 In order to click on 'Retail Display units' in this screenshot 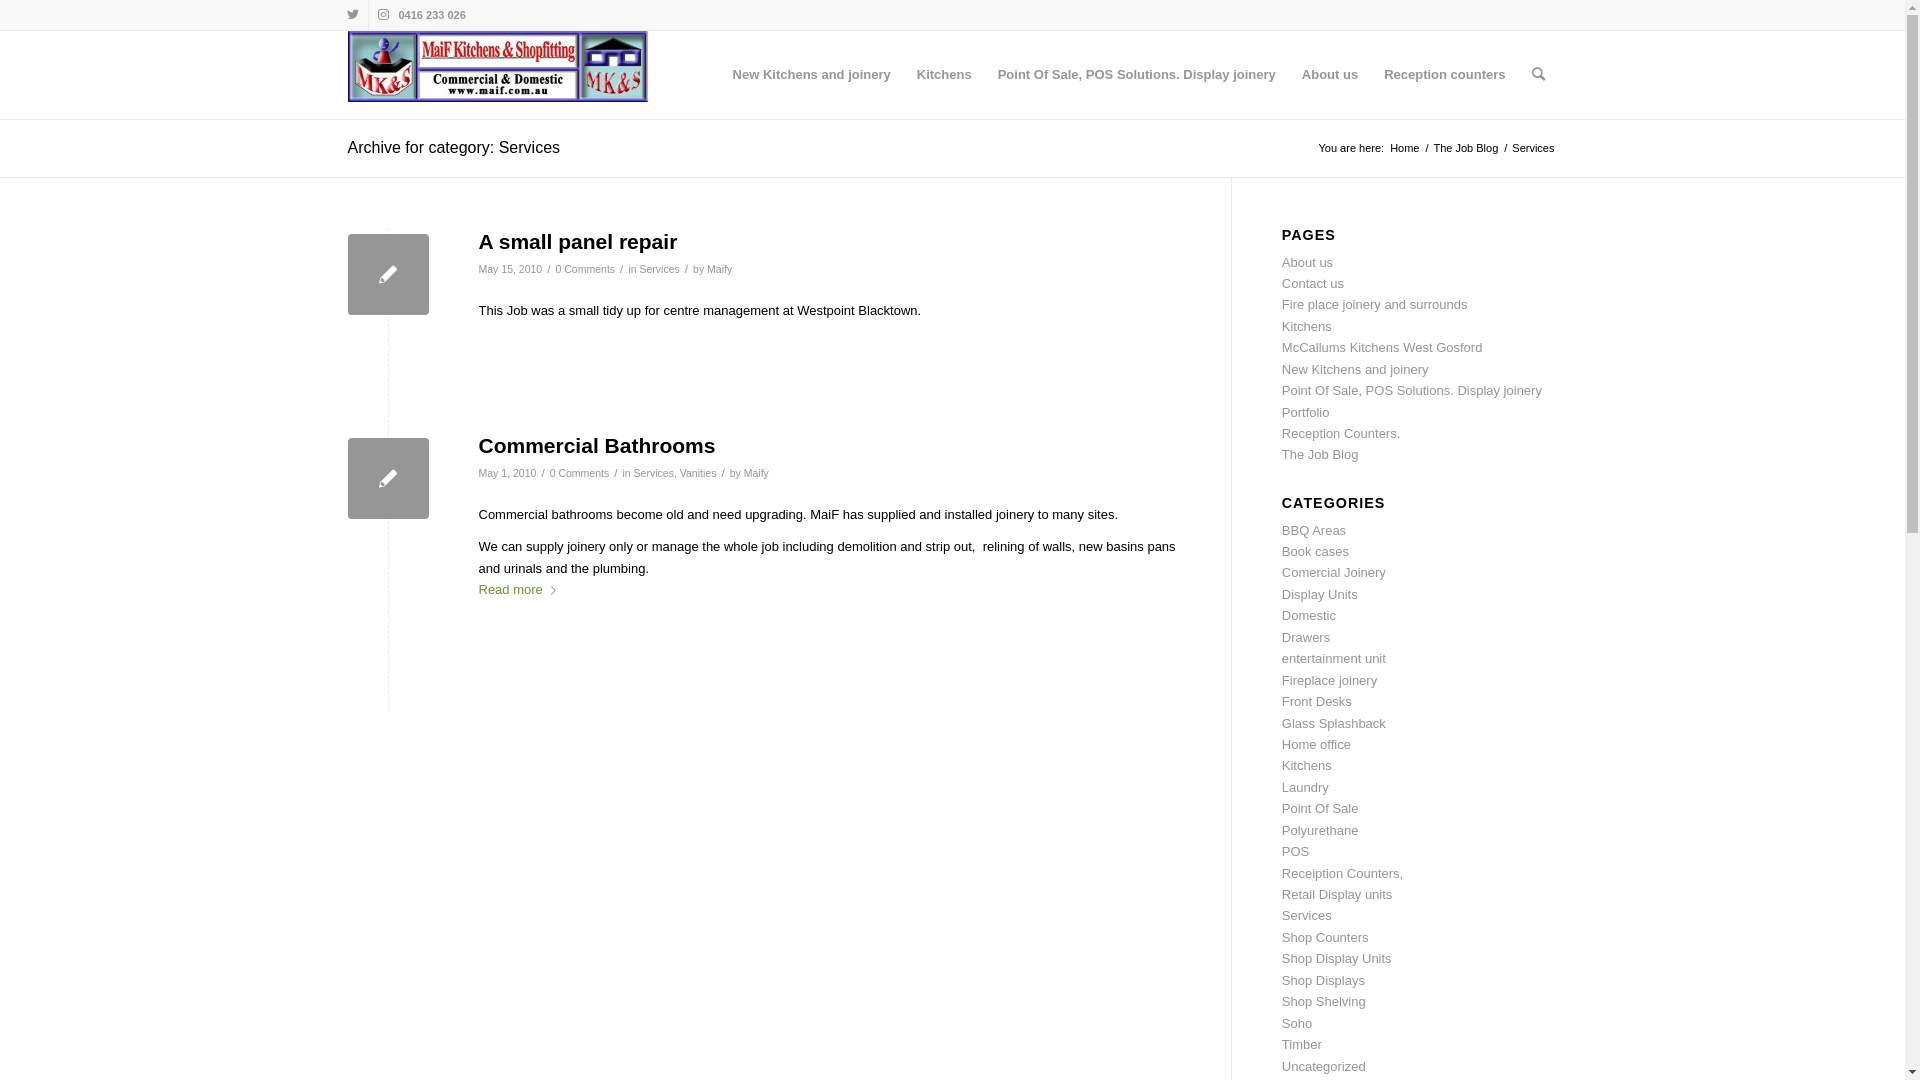, I will do `click(1337, 893)`.